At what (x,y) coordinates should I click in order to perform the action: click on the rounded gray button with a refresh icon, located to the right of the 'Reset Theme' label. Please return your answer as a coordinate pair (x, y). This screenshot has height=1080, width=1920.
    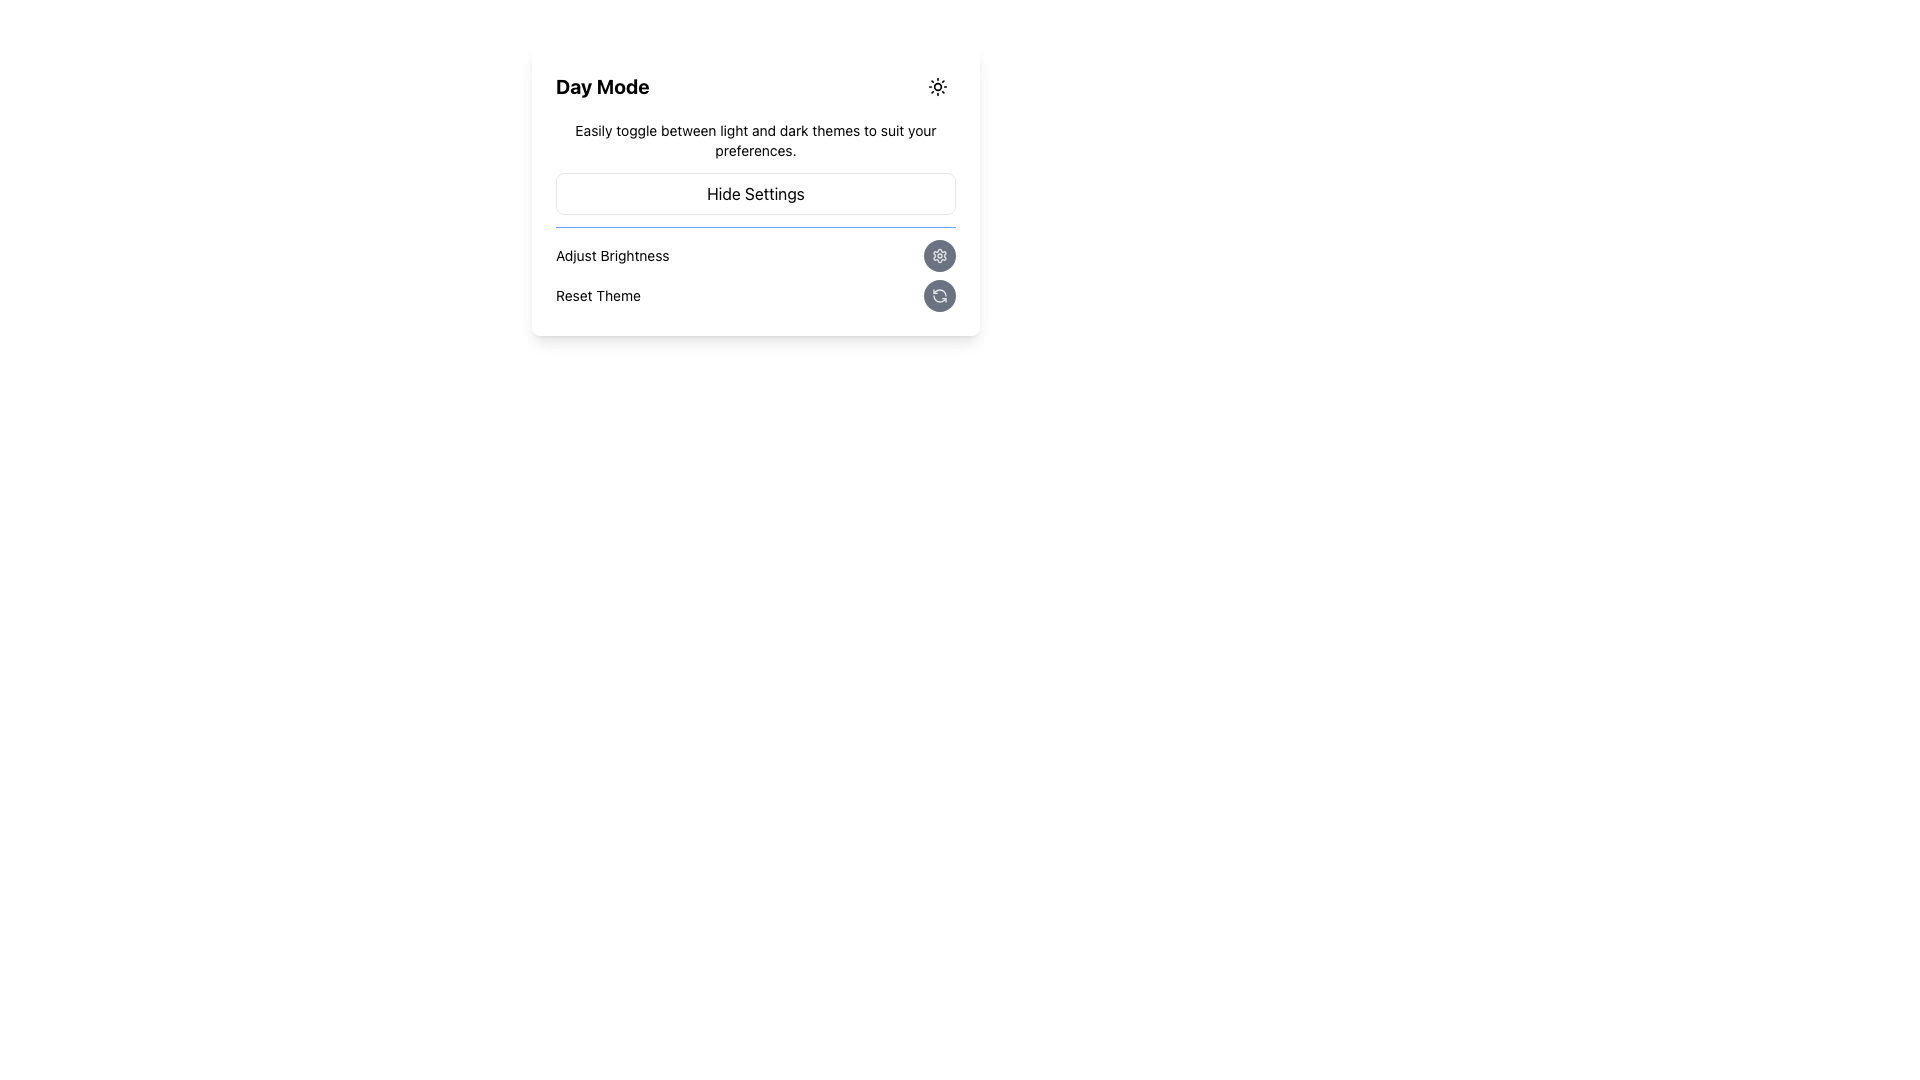
    Looking at the image, I should click on (939, 296).